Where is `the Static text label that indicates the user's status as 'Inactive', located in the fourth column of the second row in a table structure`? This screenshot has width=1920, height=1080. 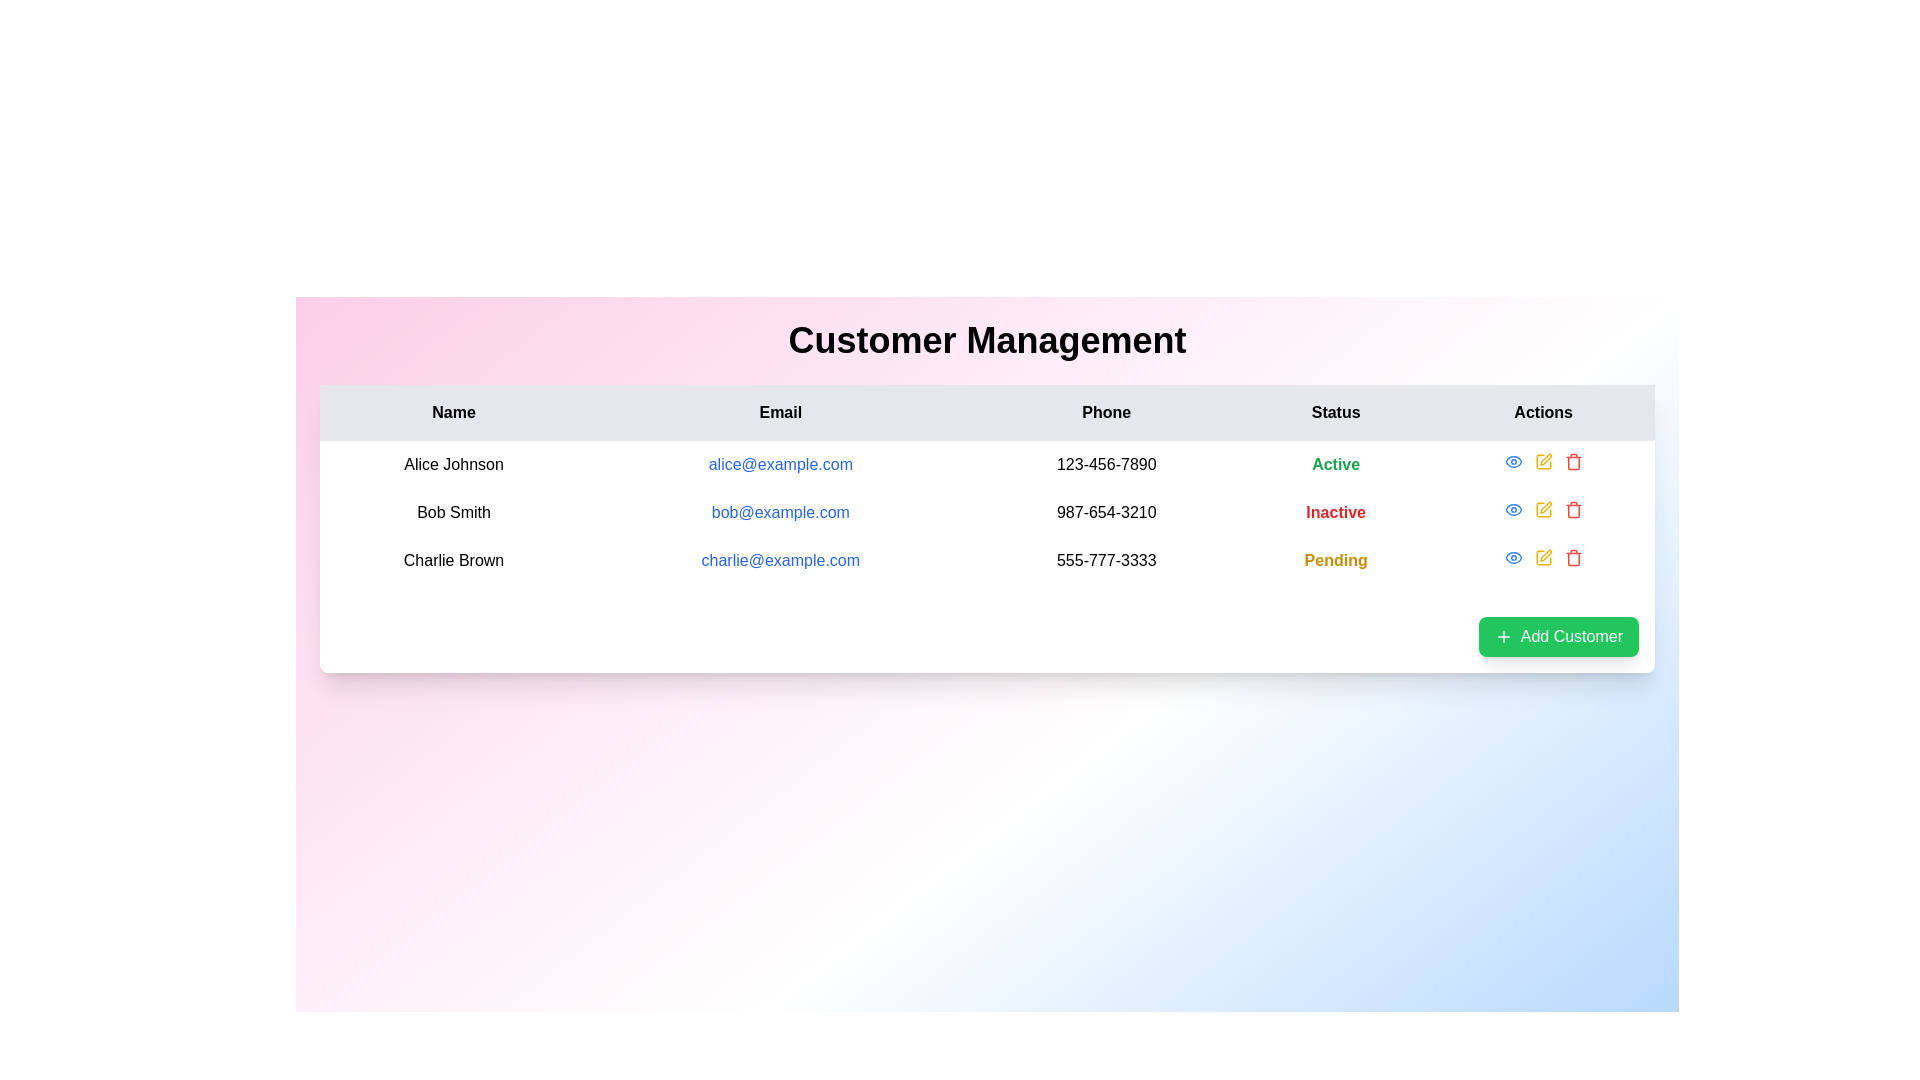 the Static text label that indicates the user's status as 'Inactive', located in the fourth column of the second row in a table structure is located at coordinates (1336, 512).